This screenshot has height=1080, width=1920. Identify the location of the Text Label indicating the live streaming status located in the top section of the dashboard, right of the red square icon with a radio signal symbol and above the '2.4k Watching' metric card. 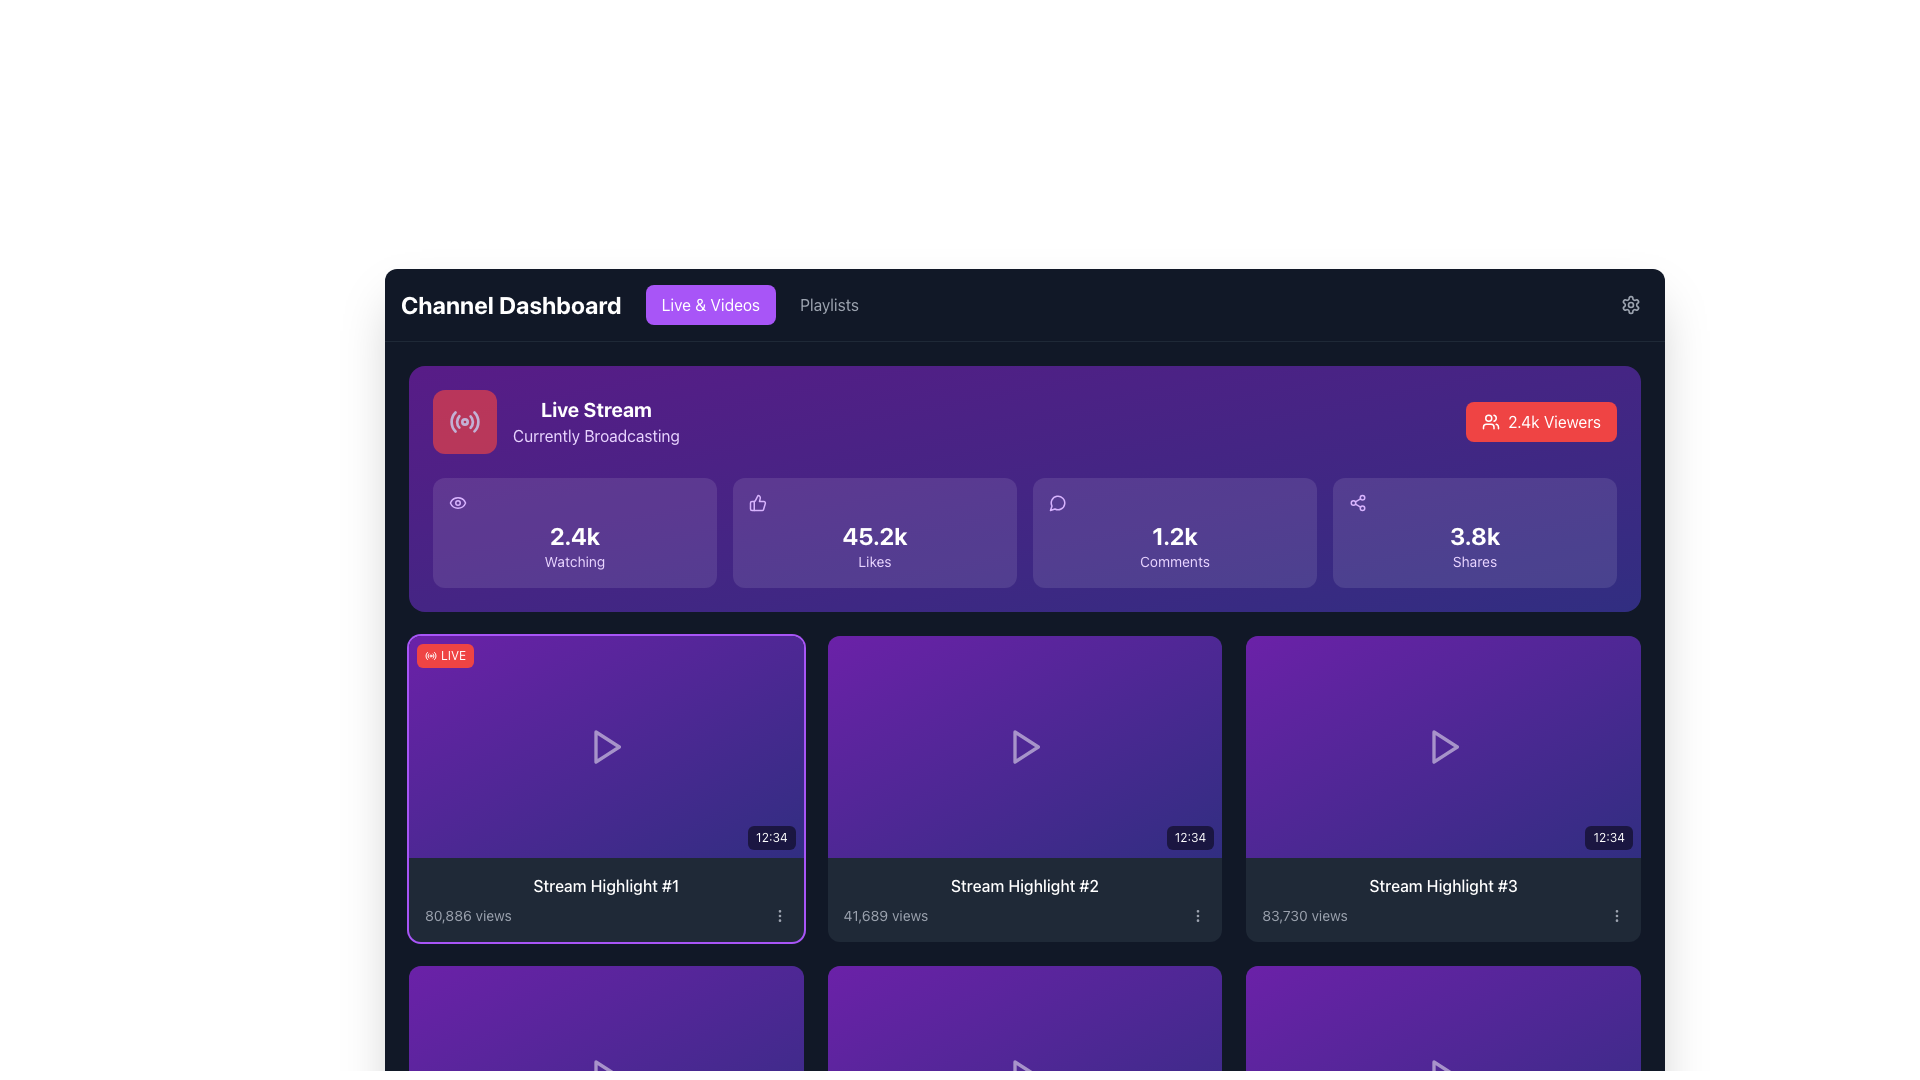
(595, 420).